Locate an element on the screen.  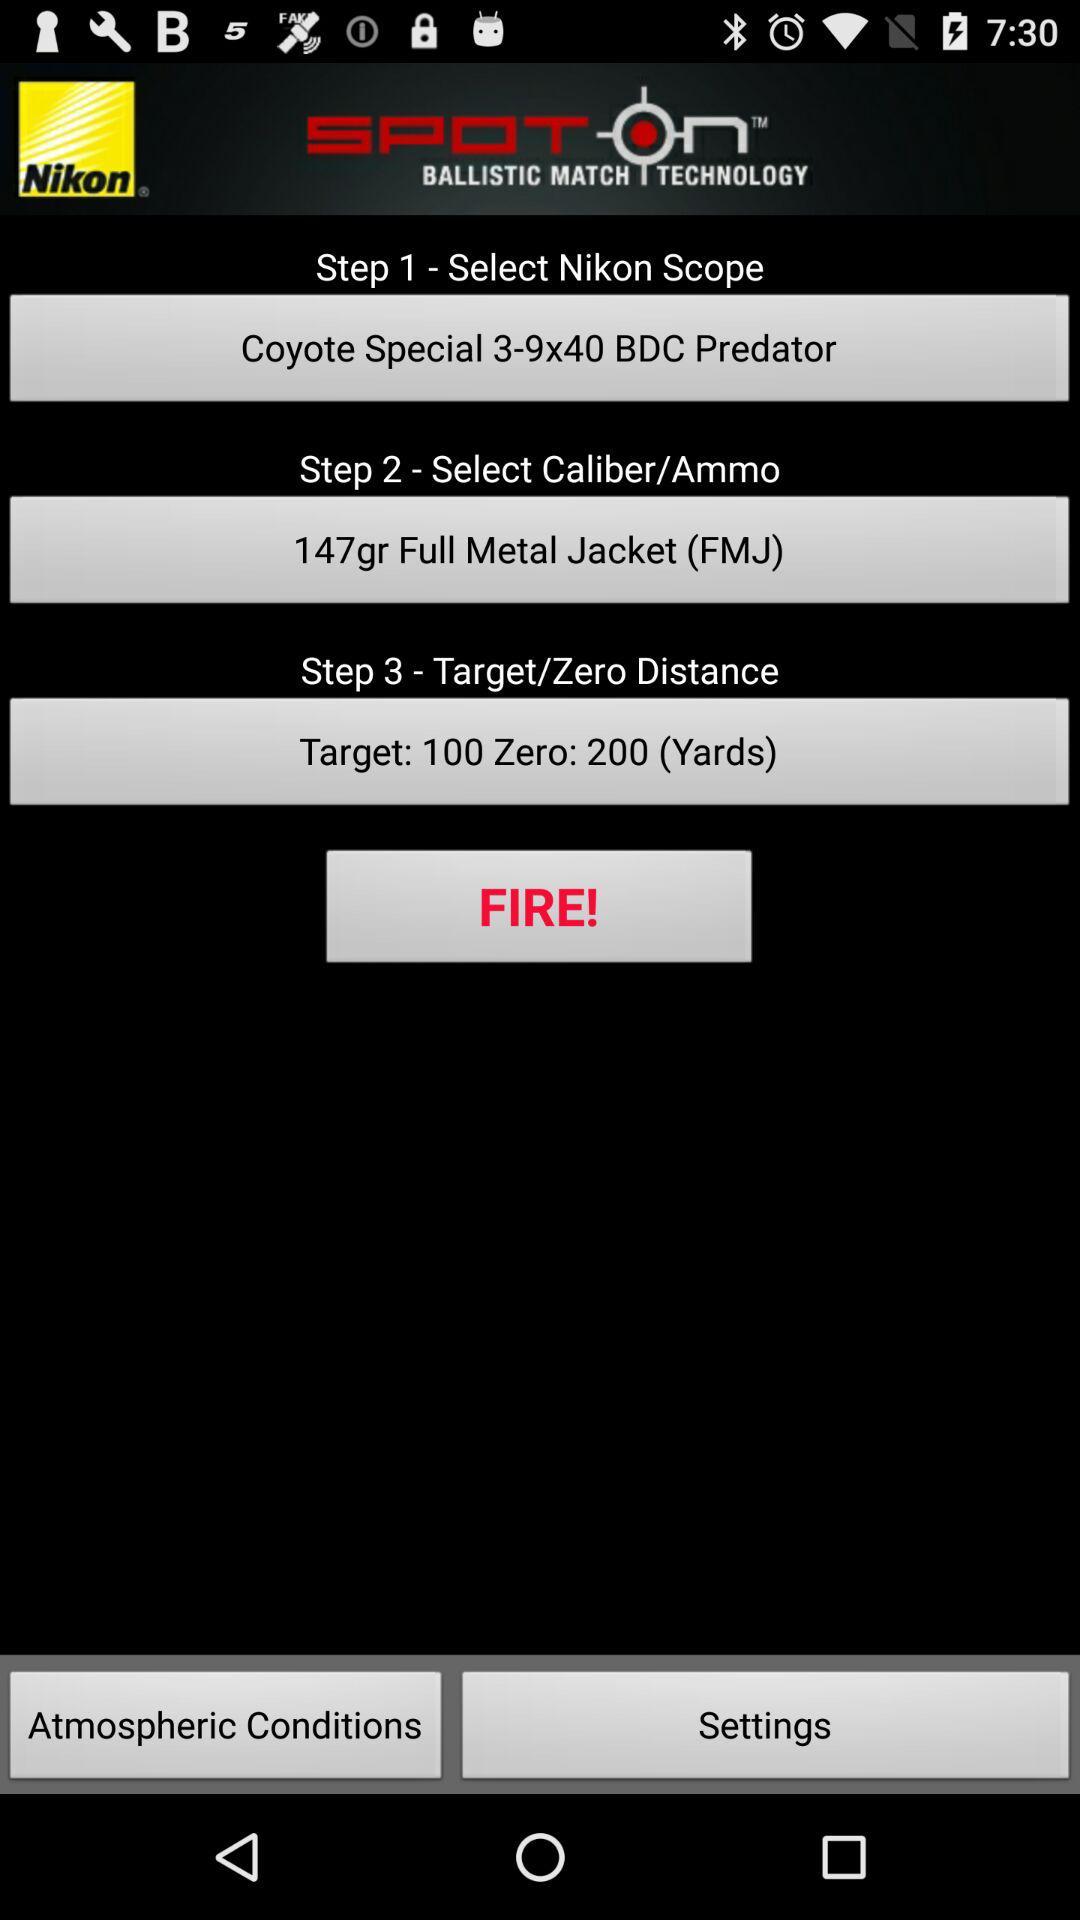
the 147gr full metal icon is located at coordinates (540, 555).